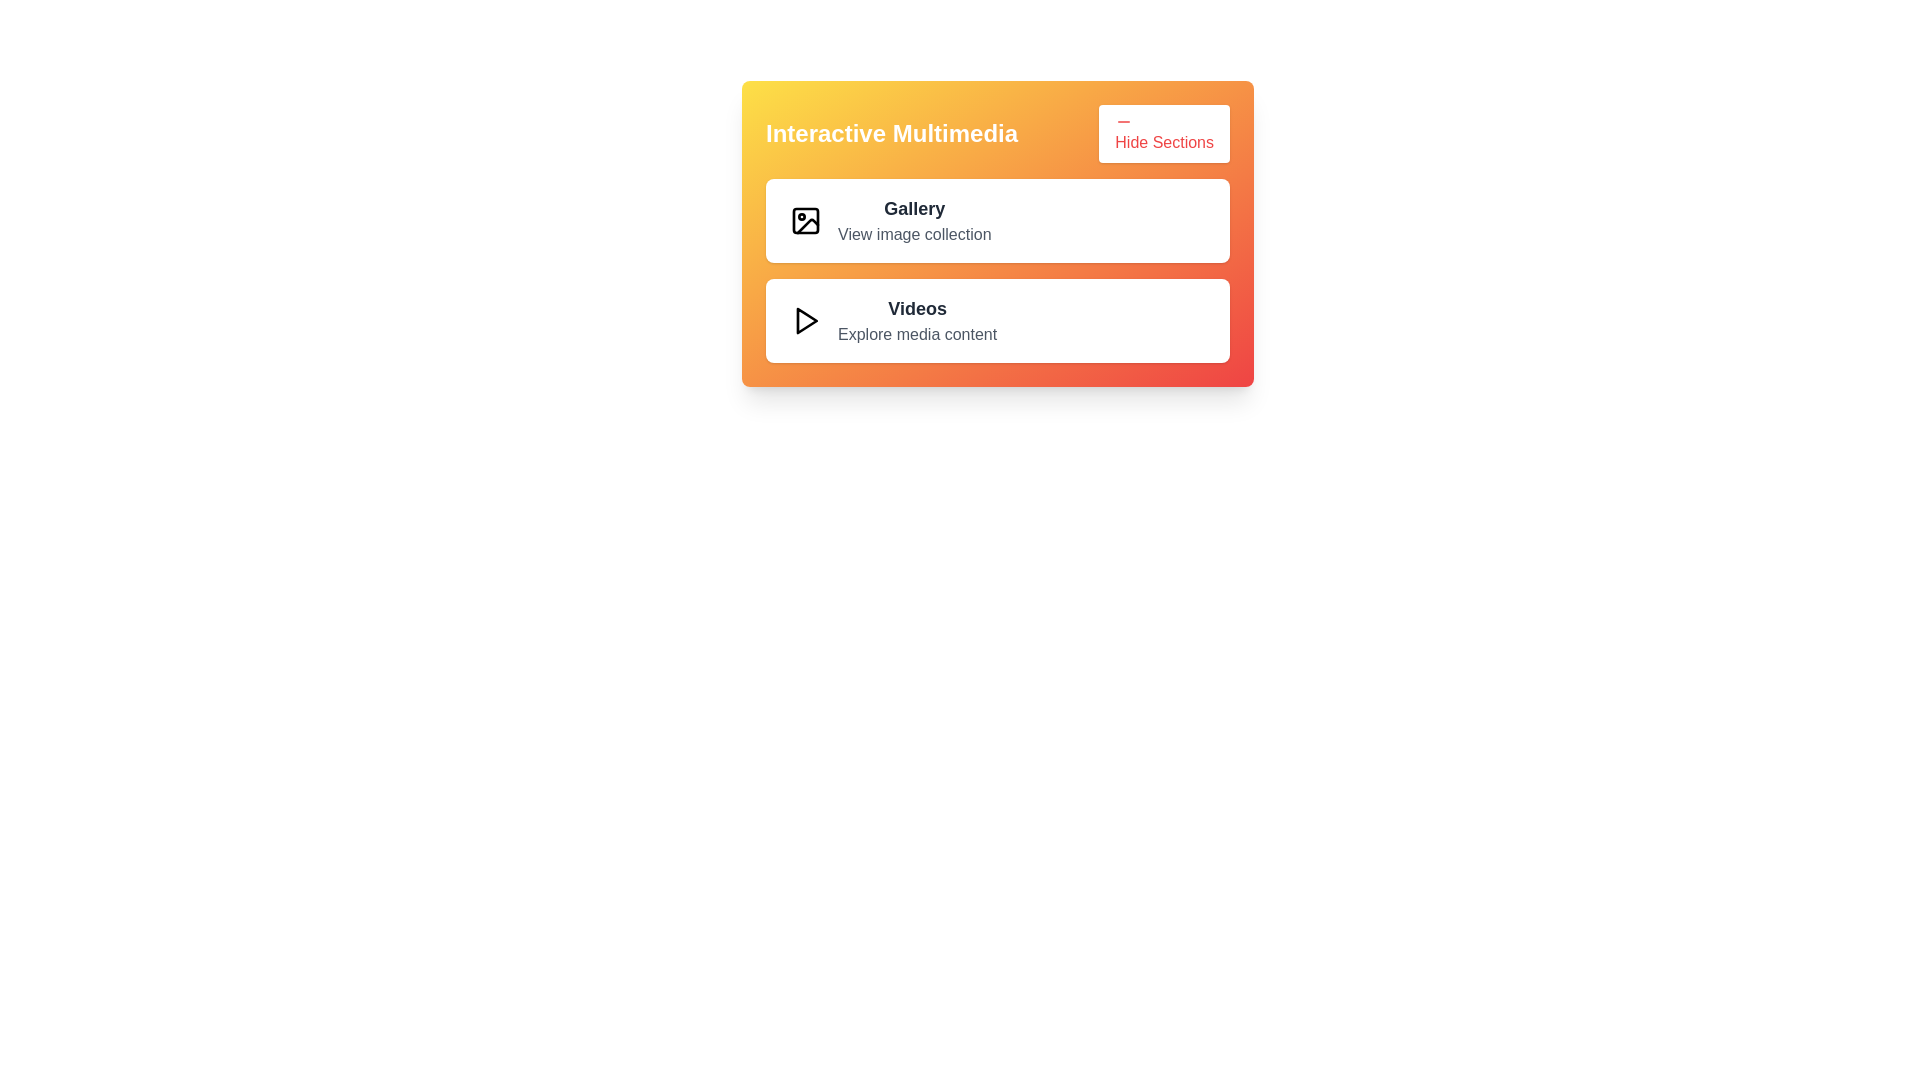 The width and height of the screenshot is (1920, 1080). I want to click on the 'Gallery' text label, which is a bold, dark-colored text element located at the top of the multimedia section, within a rectangular area with a gradient background, so click(913, 208).